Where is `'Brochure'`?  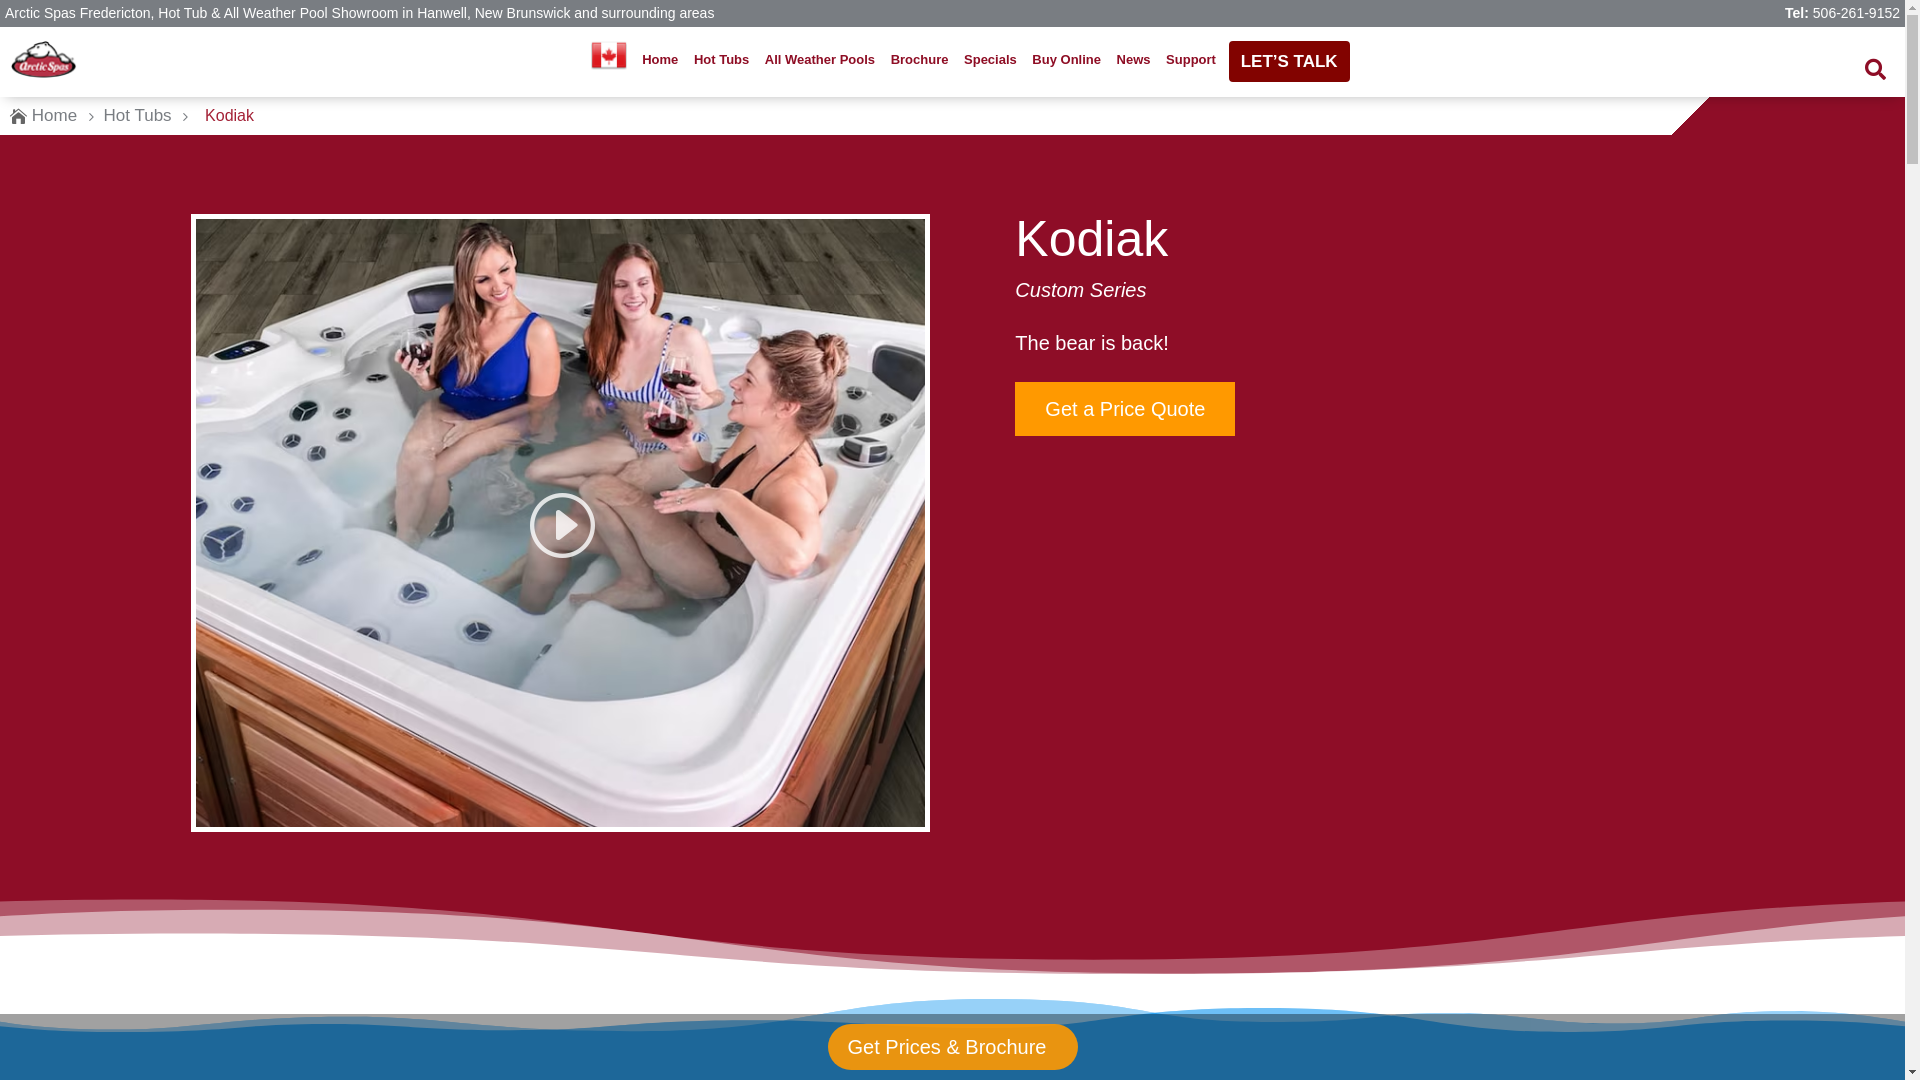
'Brochure' is located at coordinates (883, 58).